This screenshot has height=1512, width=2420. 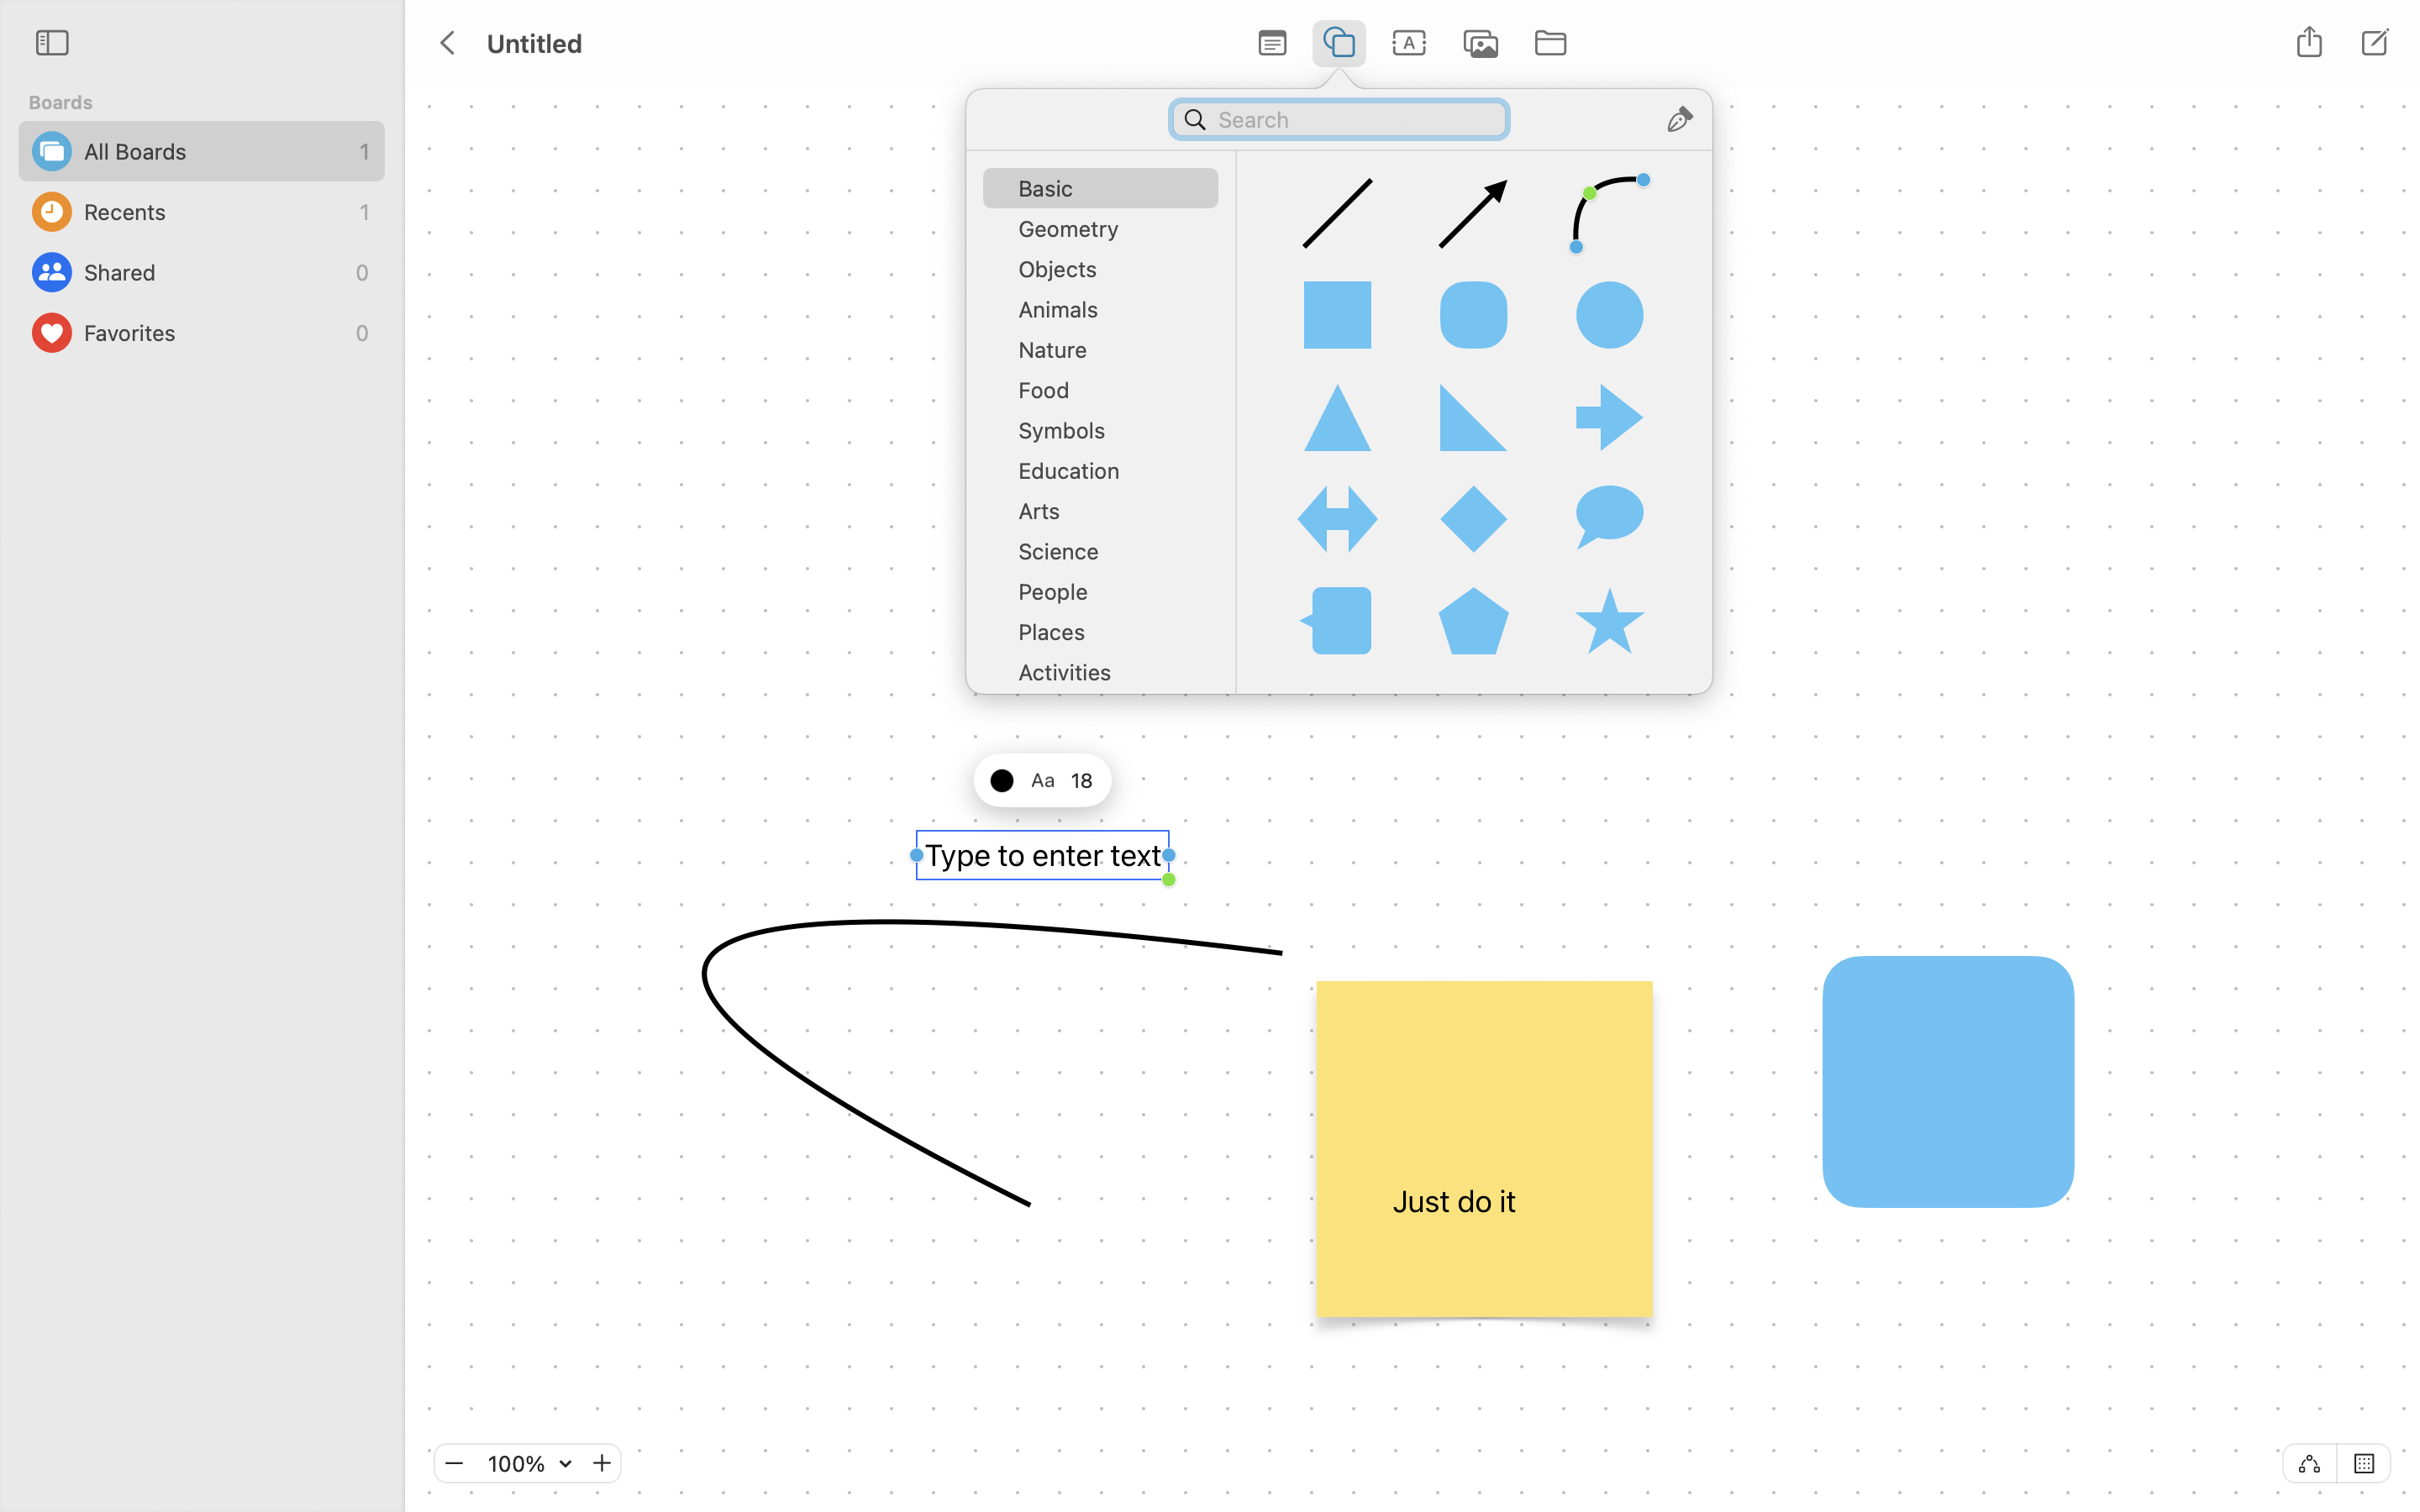 I want to click on 'Favorites', so click(x=214, y=332).